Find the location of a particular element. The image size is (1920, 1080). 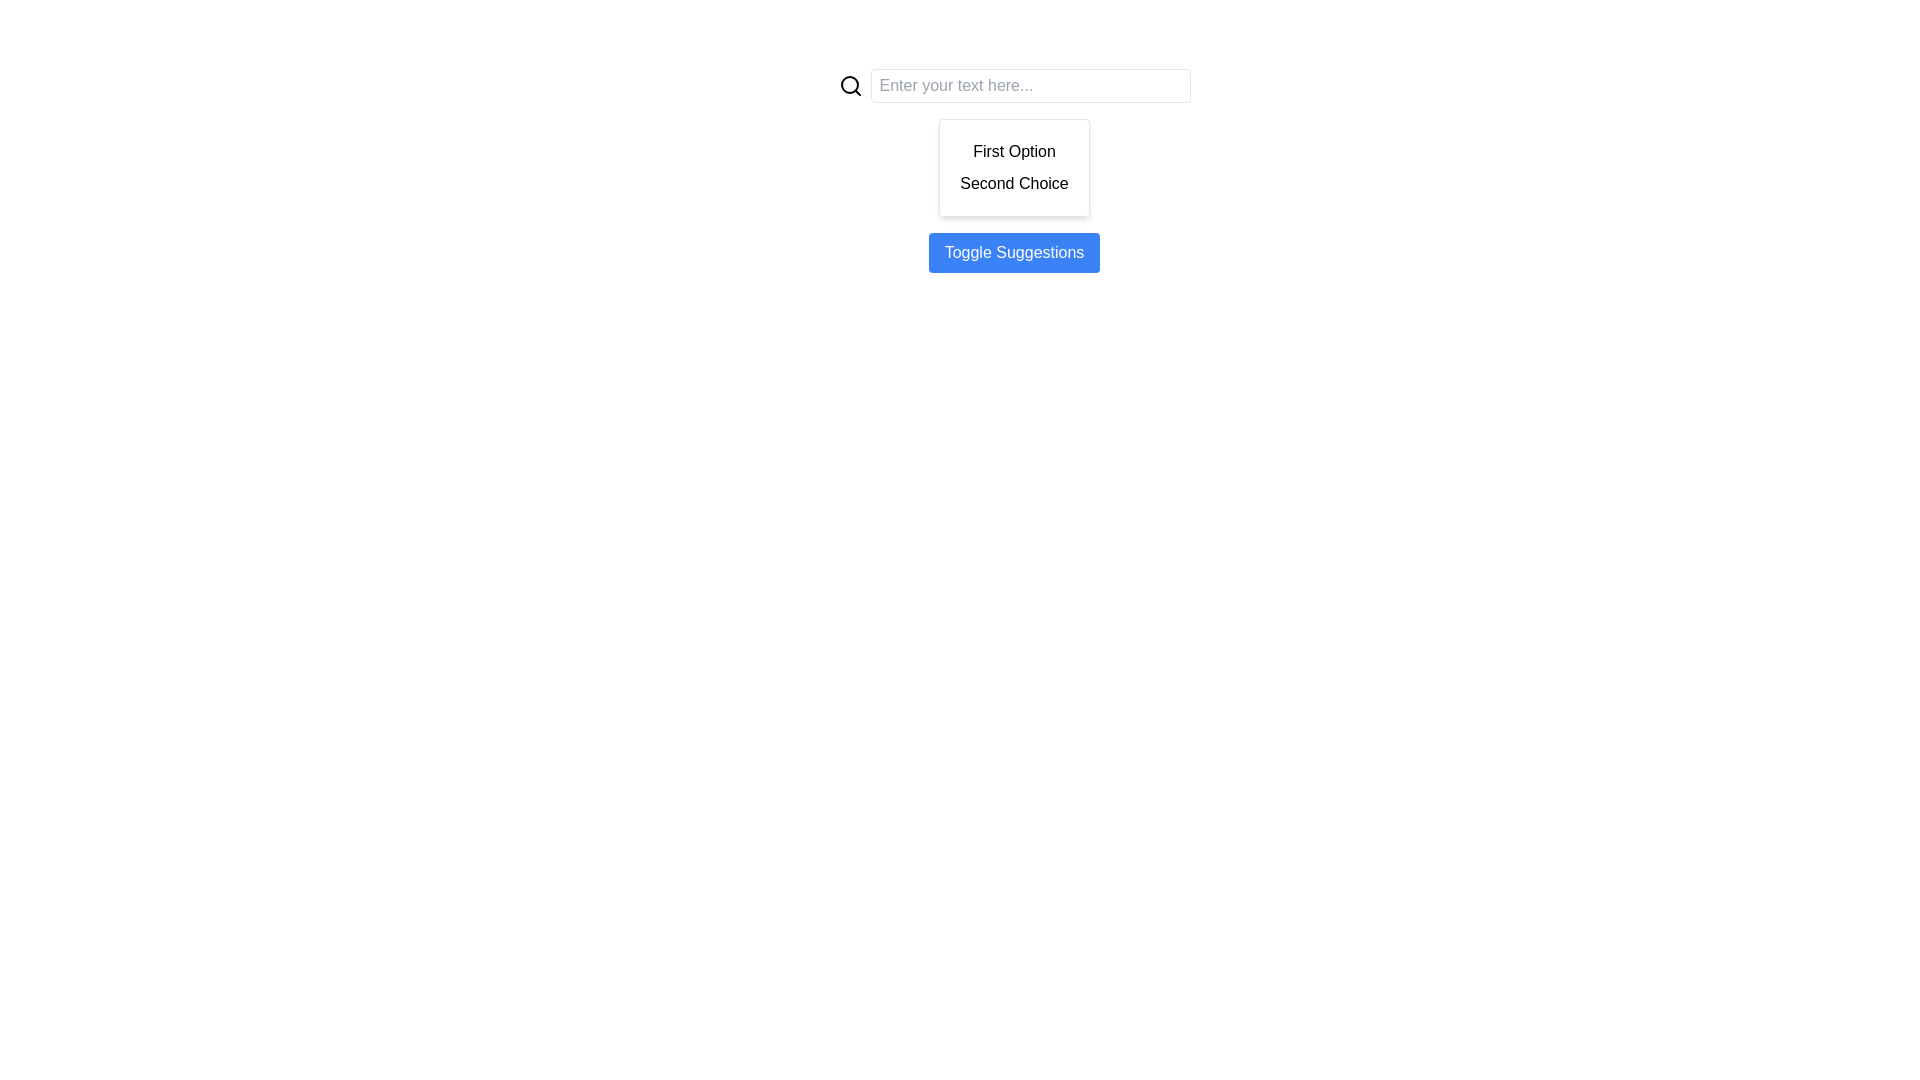

the 'Second Choice' list item element by is located at coordinates (1014, 184).